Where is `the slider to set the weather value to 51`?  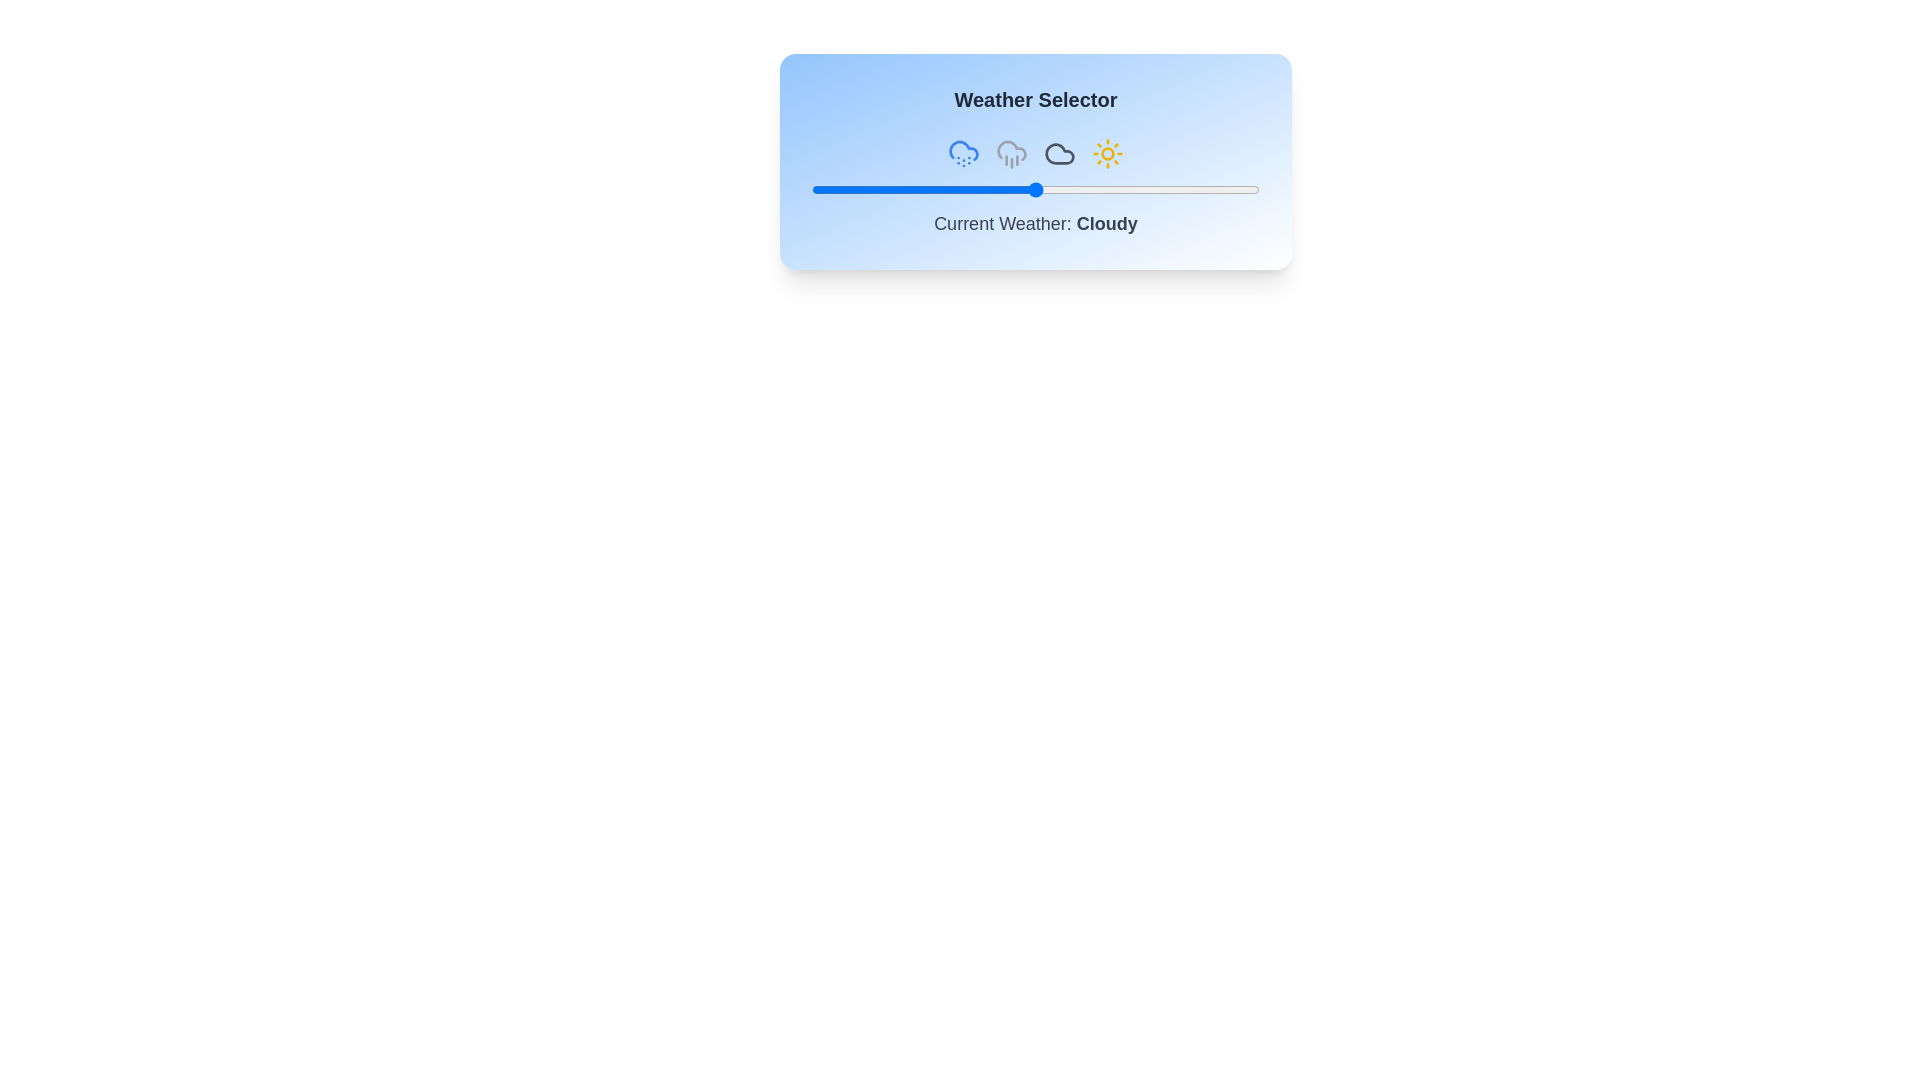 the slider to set the weather value to 51 is located at coordinates (1040, 189).